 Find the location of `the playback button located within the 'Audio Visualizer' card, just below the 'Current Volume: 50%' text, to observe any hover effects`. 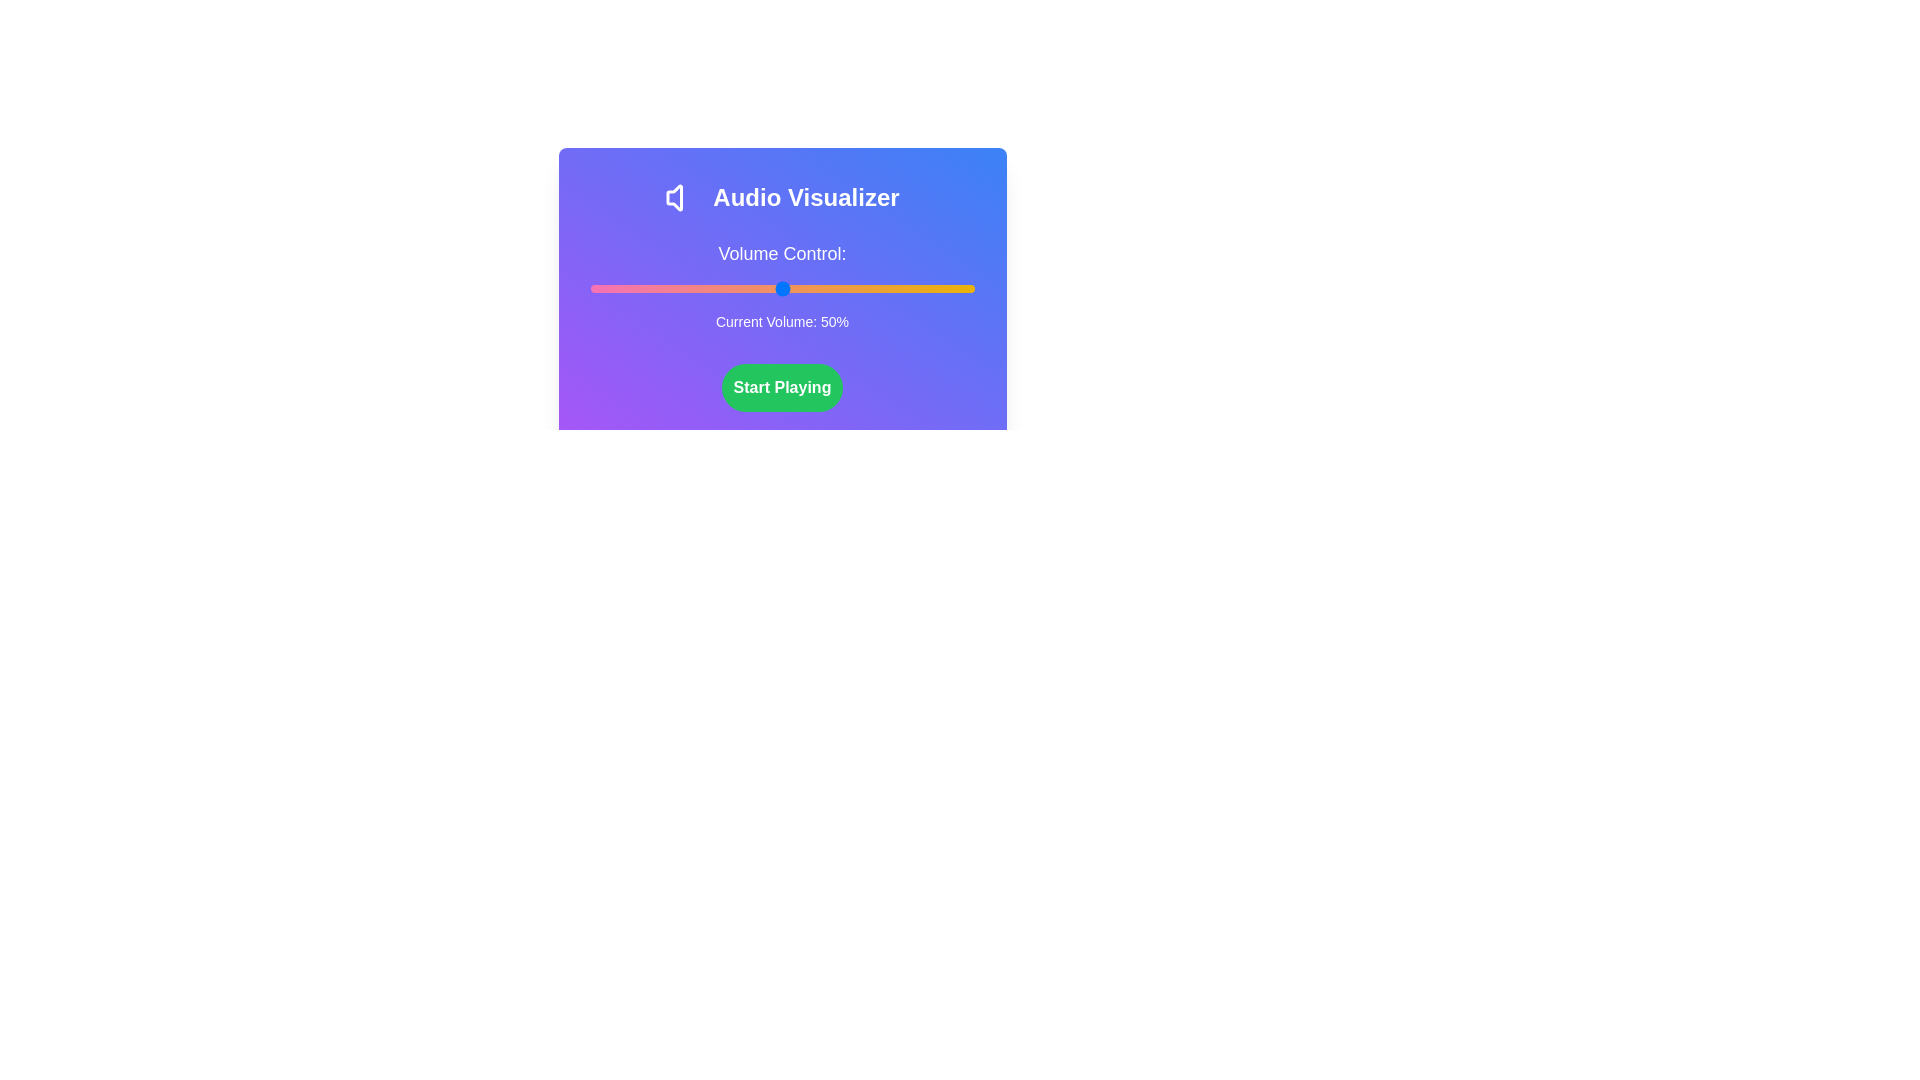

the playback button located within the 'Audio Visualizer' card, just below the 'Current Volume: 50%' text, to observe any hover effects is located at coordinates (781, 388).